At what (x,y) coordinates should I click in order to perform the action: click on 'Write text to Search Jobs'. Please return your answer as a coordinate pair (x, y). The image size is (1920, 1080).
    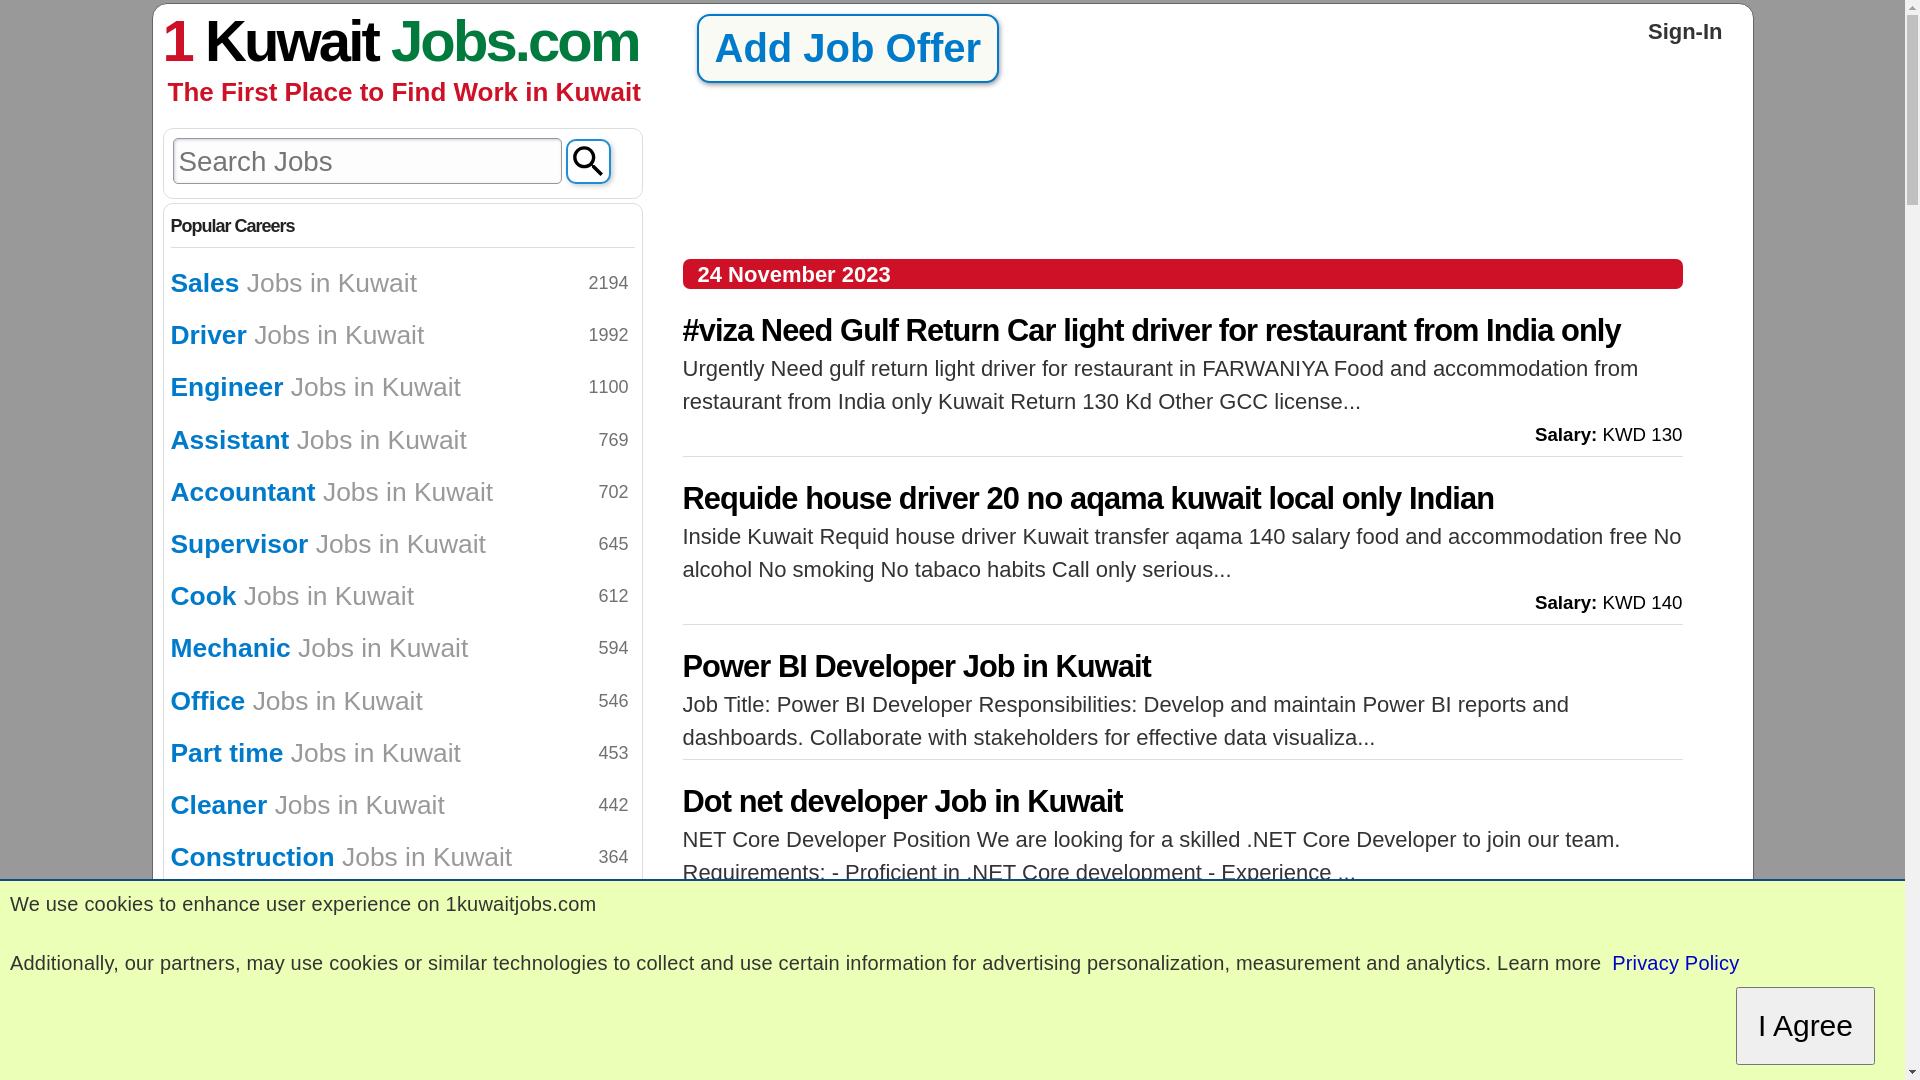
    Looking at the image, I should click on (366, 160).